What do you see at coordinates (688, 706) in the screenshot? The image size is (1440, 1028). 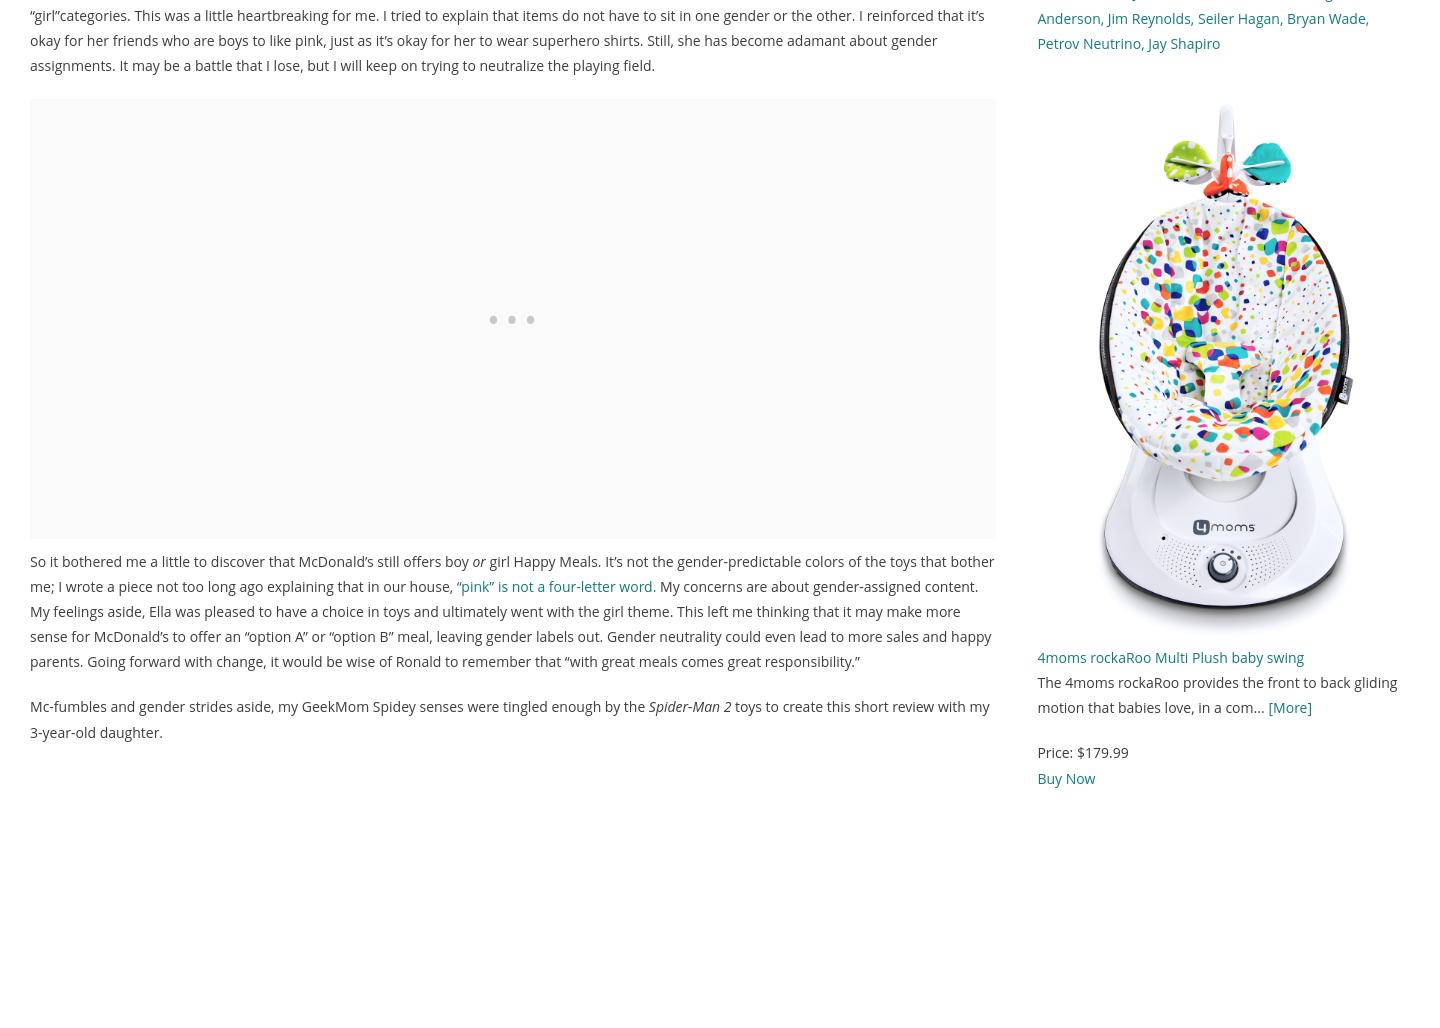 I see `'Spider-Man 2'` at bounding box center [688, 706].